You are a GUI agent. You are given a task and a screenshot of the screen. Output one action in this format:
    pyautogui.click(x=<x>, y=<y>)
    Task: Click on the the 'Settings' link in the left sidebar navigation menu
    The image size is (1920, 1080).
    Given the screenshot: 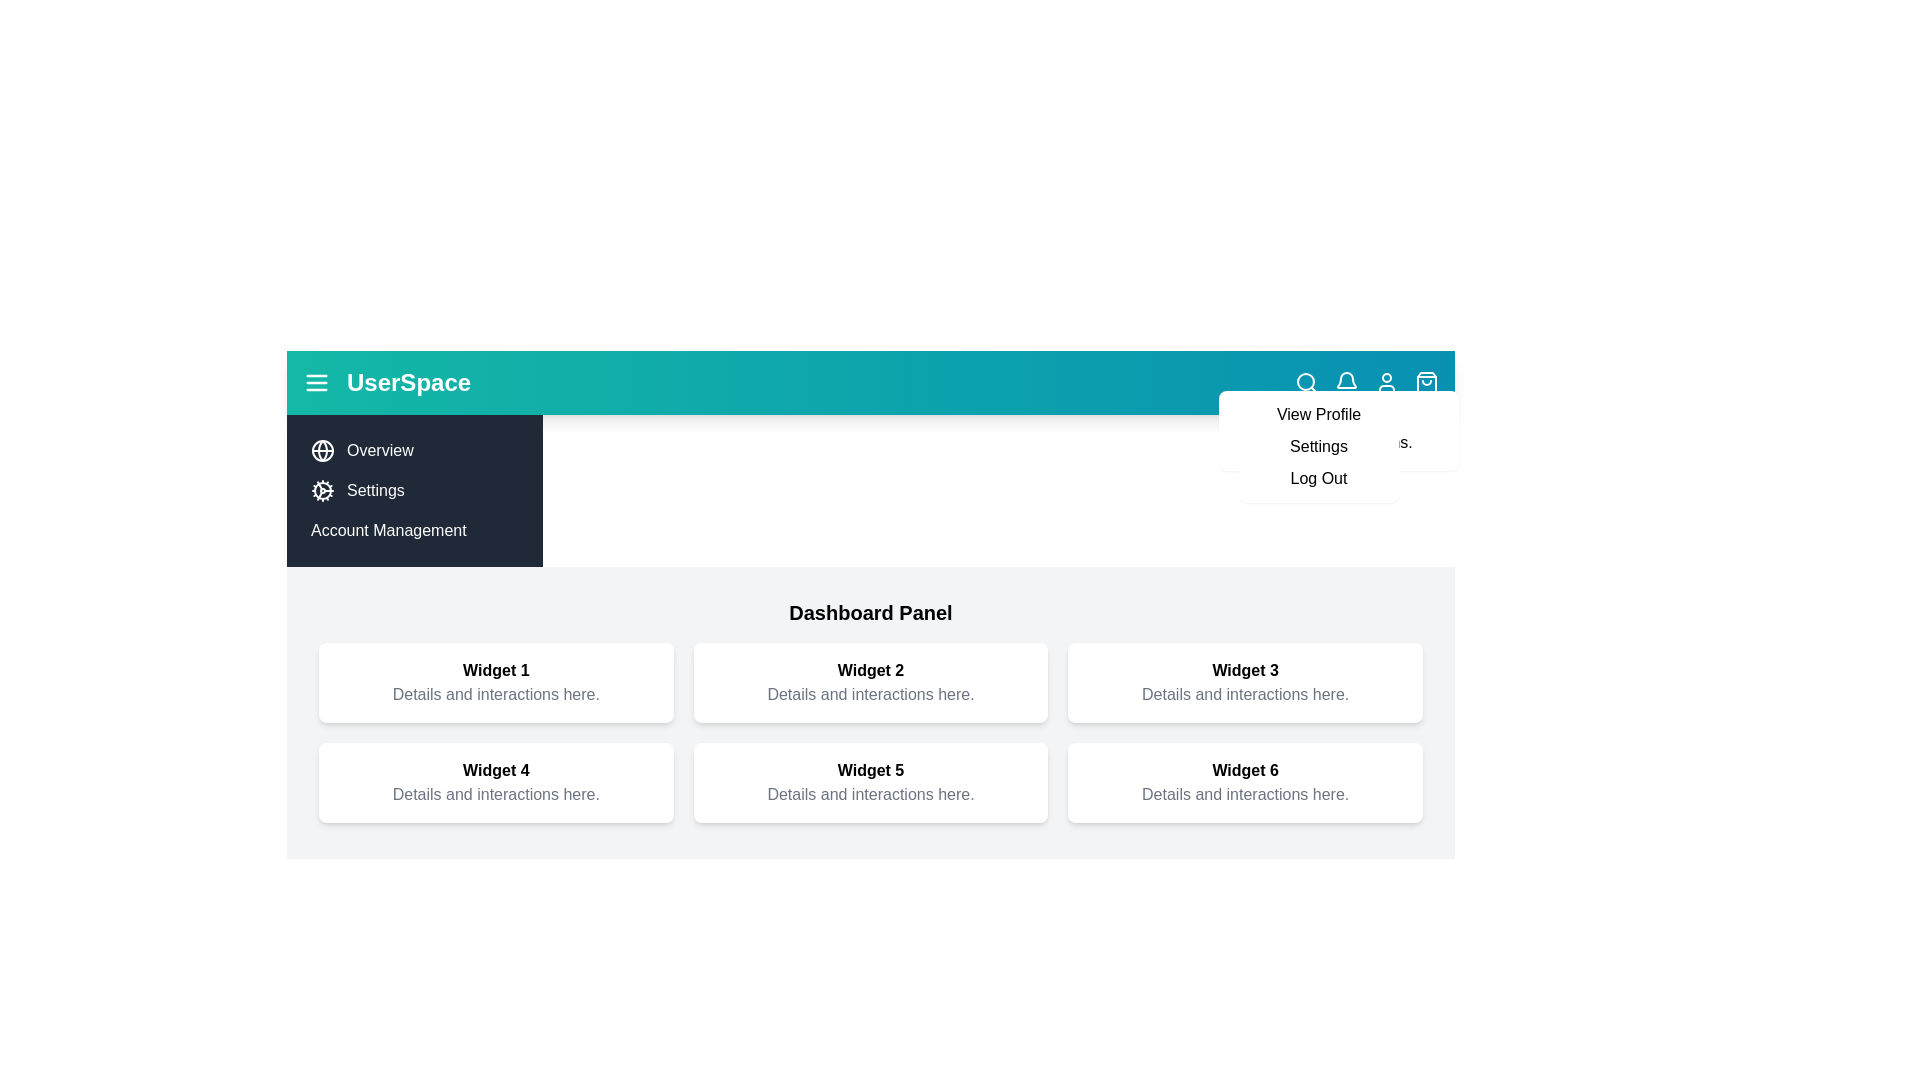 What is the action you would take?
    pyautogui.click(x=413, y=490)
    